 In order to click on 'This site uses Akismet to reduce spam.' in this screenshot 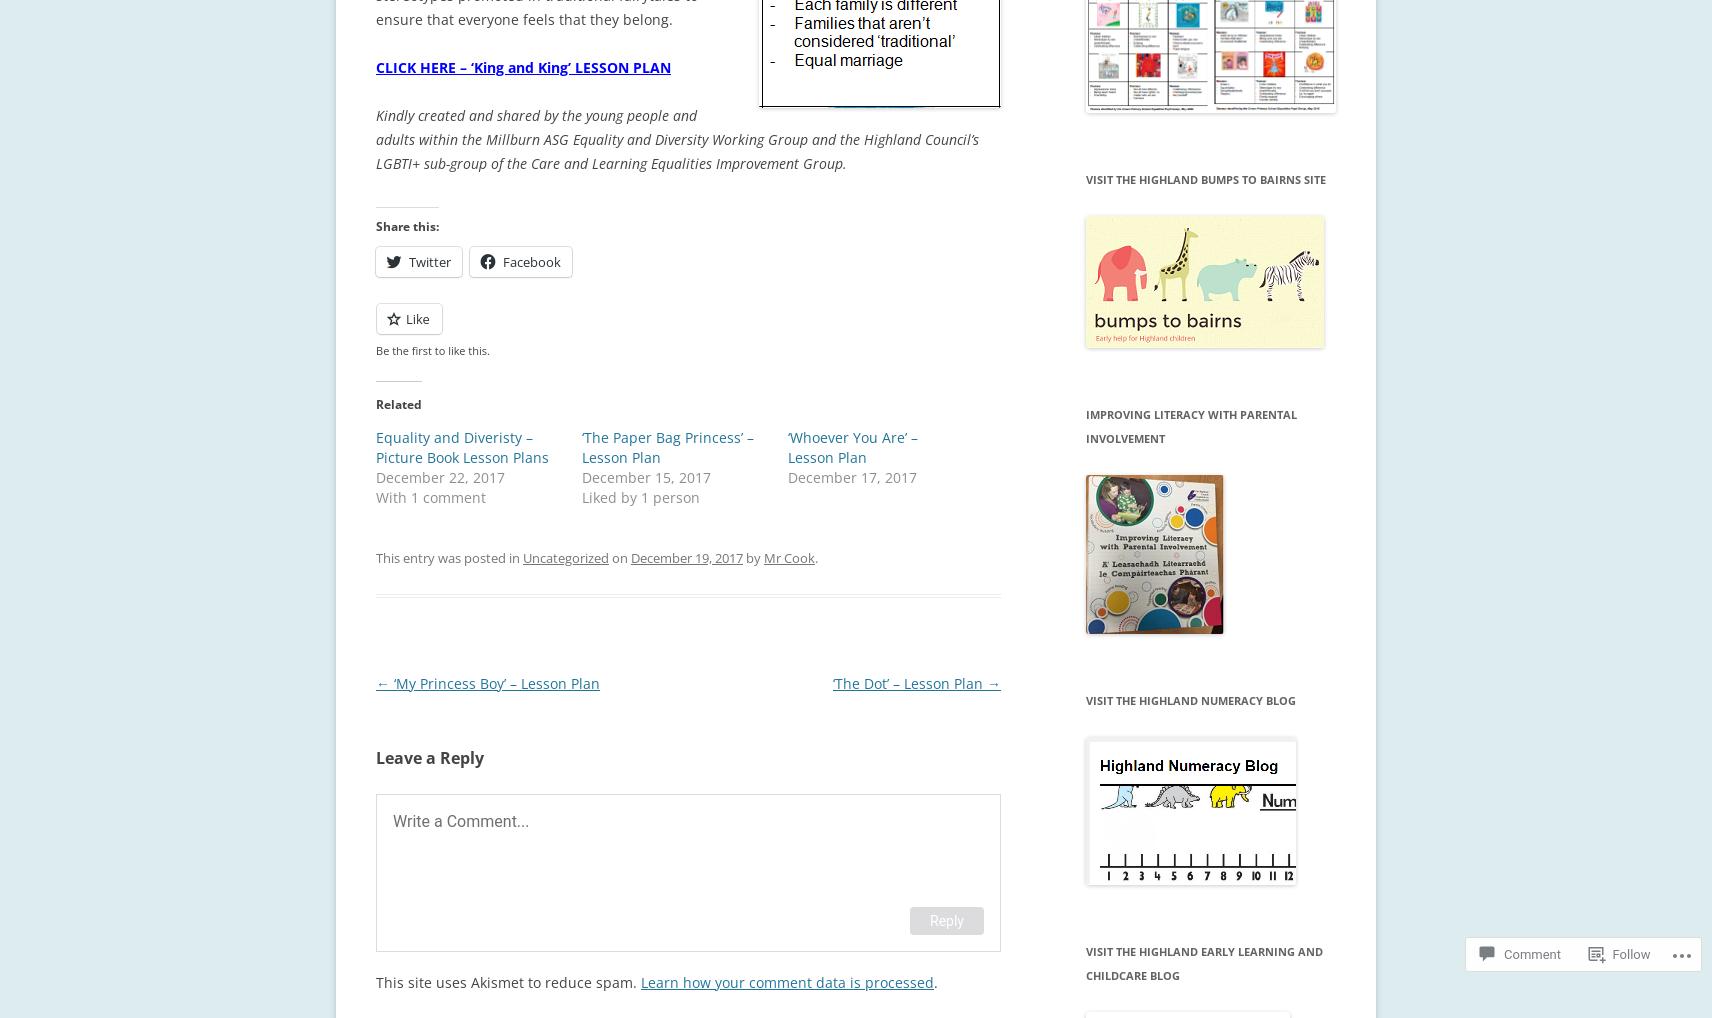, I will do `click(507, 981)`.